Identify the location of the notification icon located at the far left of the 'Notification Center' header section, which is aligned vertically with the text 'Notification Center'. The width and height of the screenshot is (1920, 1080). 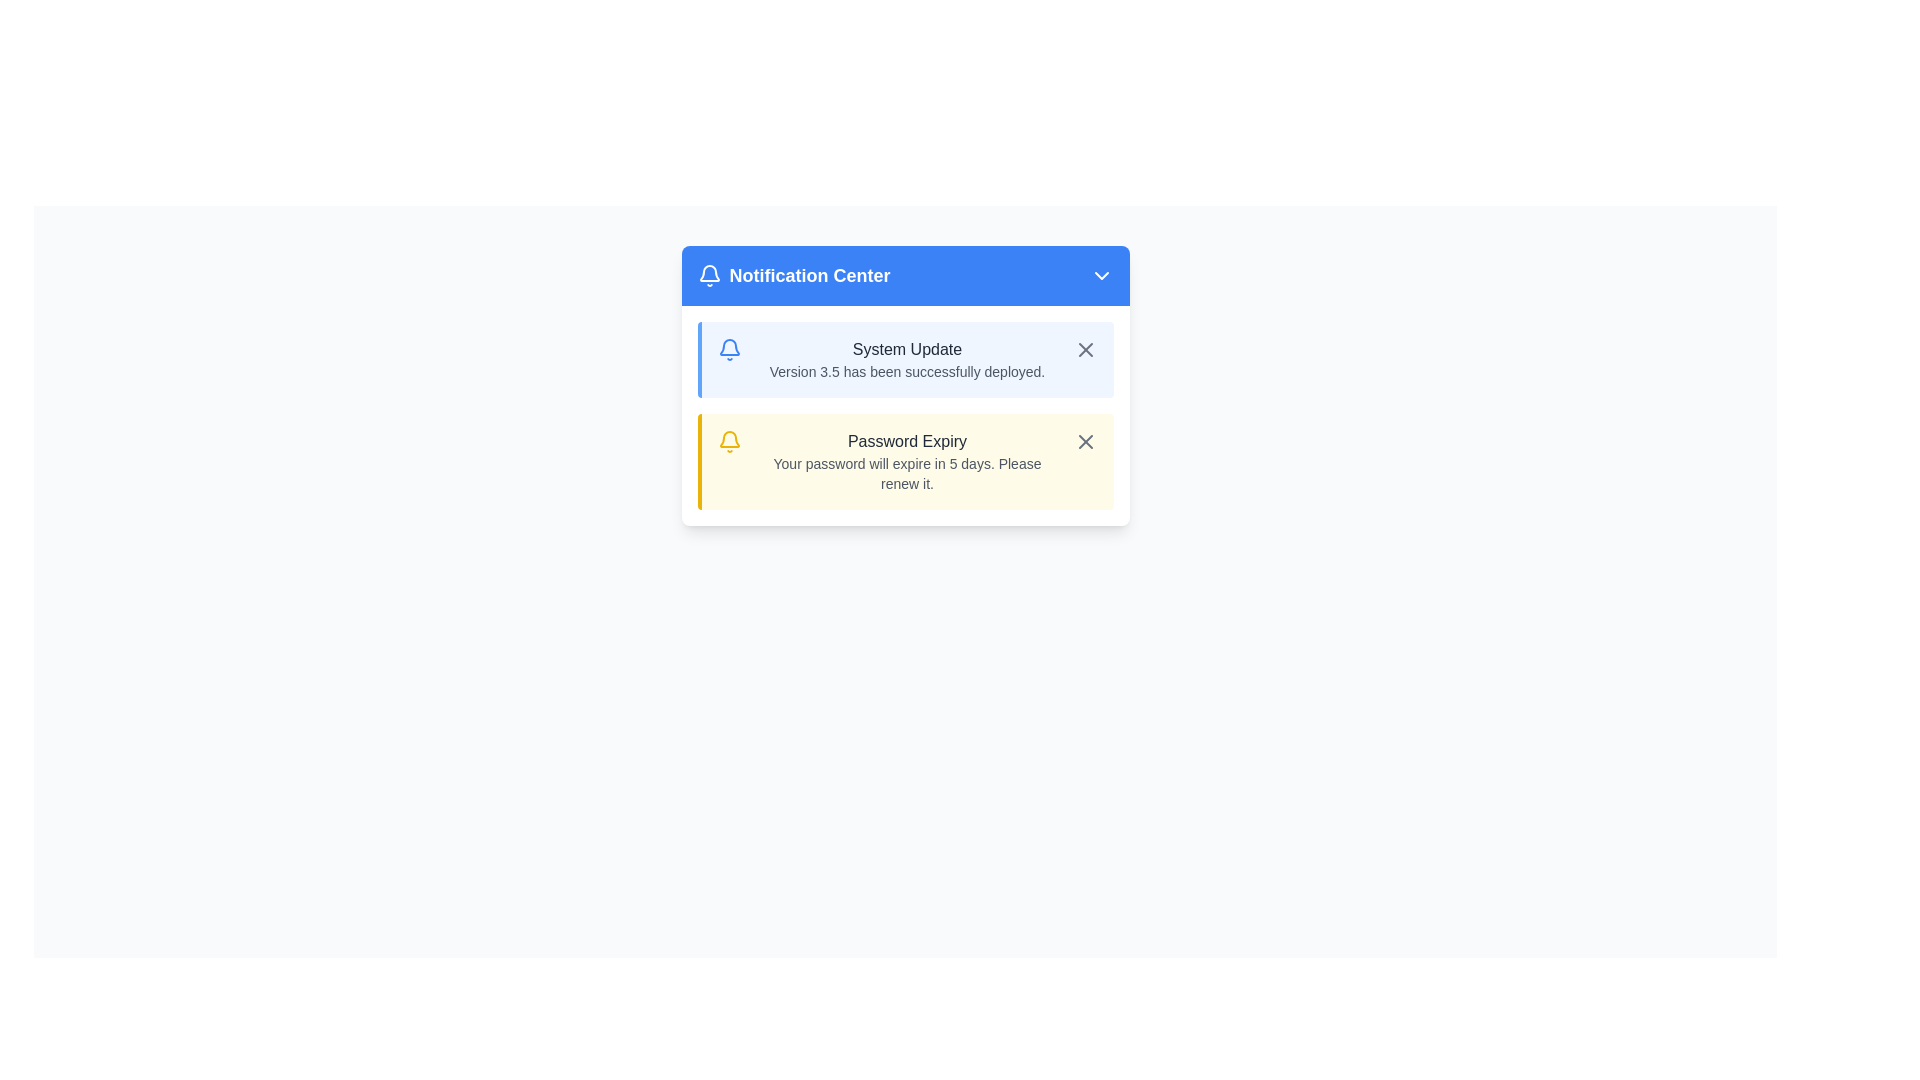
(709, 276).